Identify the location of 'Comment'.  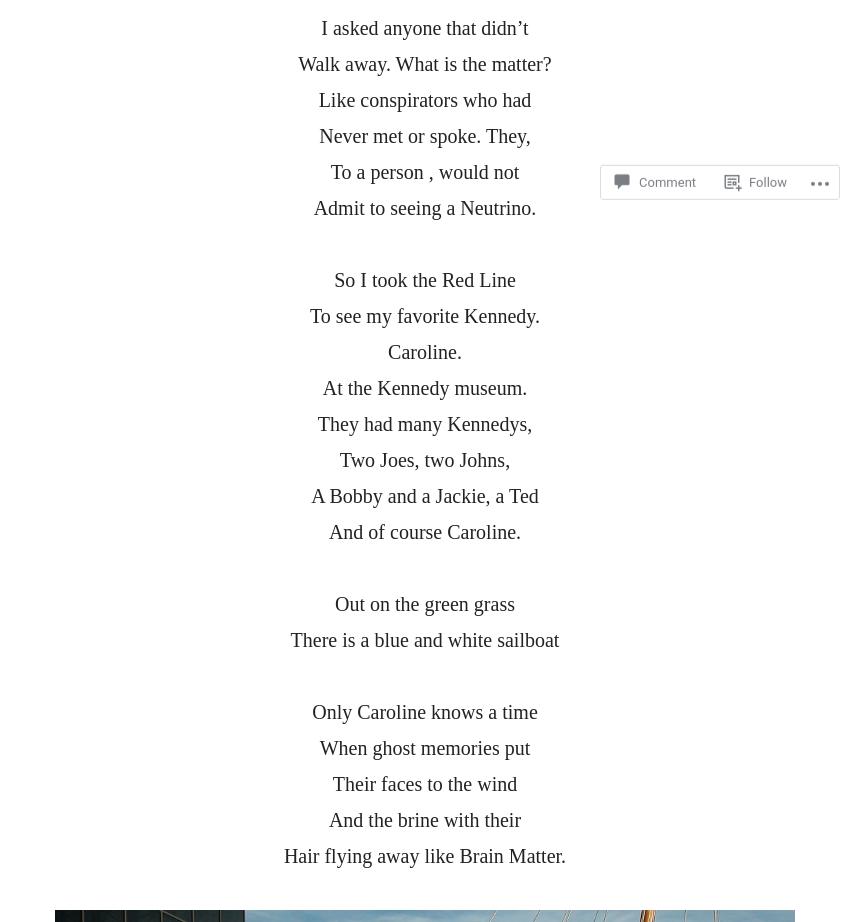
(639, 128).